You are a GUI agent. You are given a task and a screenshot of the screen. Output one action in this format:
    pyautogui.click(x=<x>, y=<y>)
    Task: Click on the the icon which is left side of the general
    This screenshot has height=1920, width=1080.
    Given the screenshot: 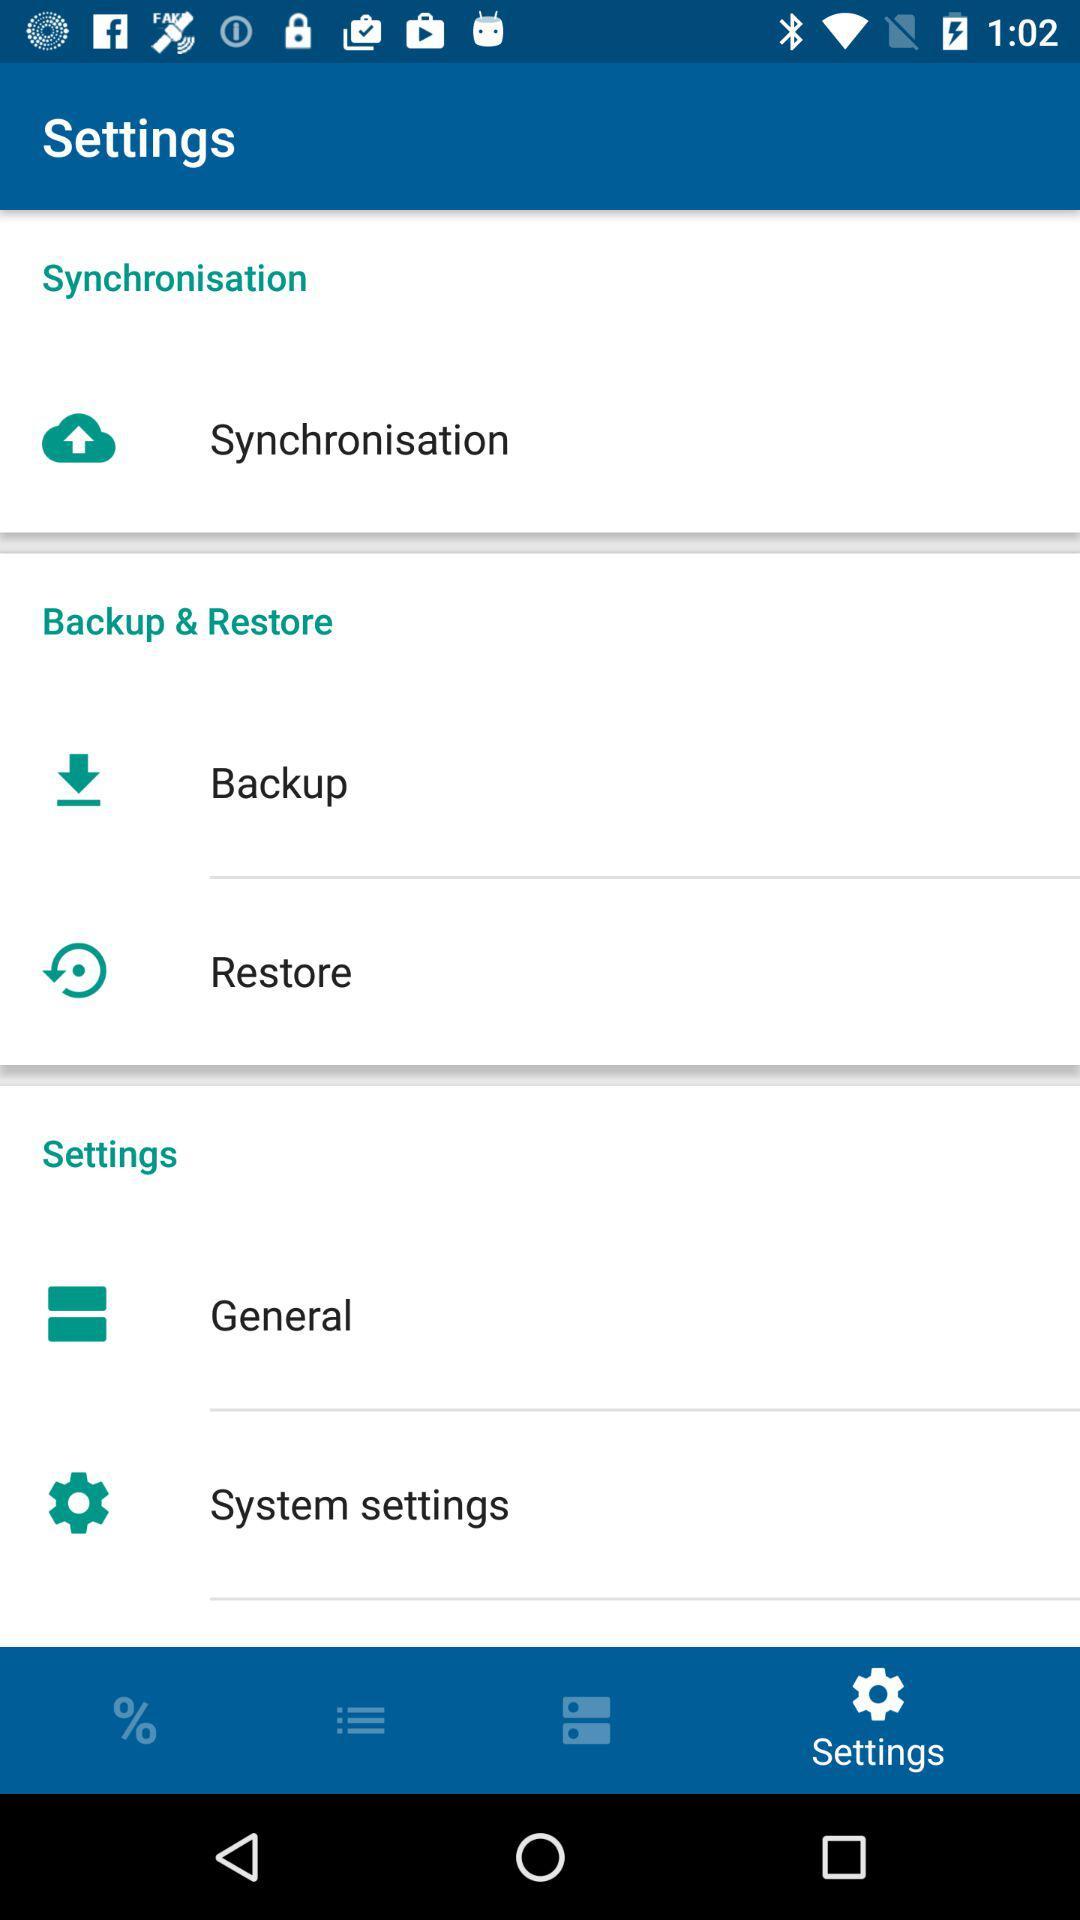 What is the action you would take?
    pyautogui.click(x=77, y=1314)
    